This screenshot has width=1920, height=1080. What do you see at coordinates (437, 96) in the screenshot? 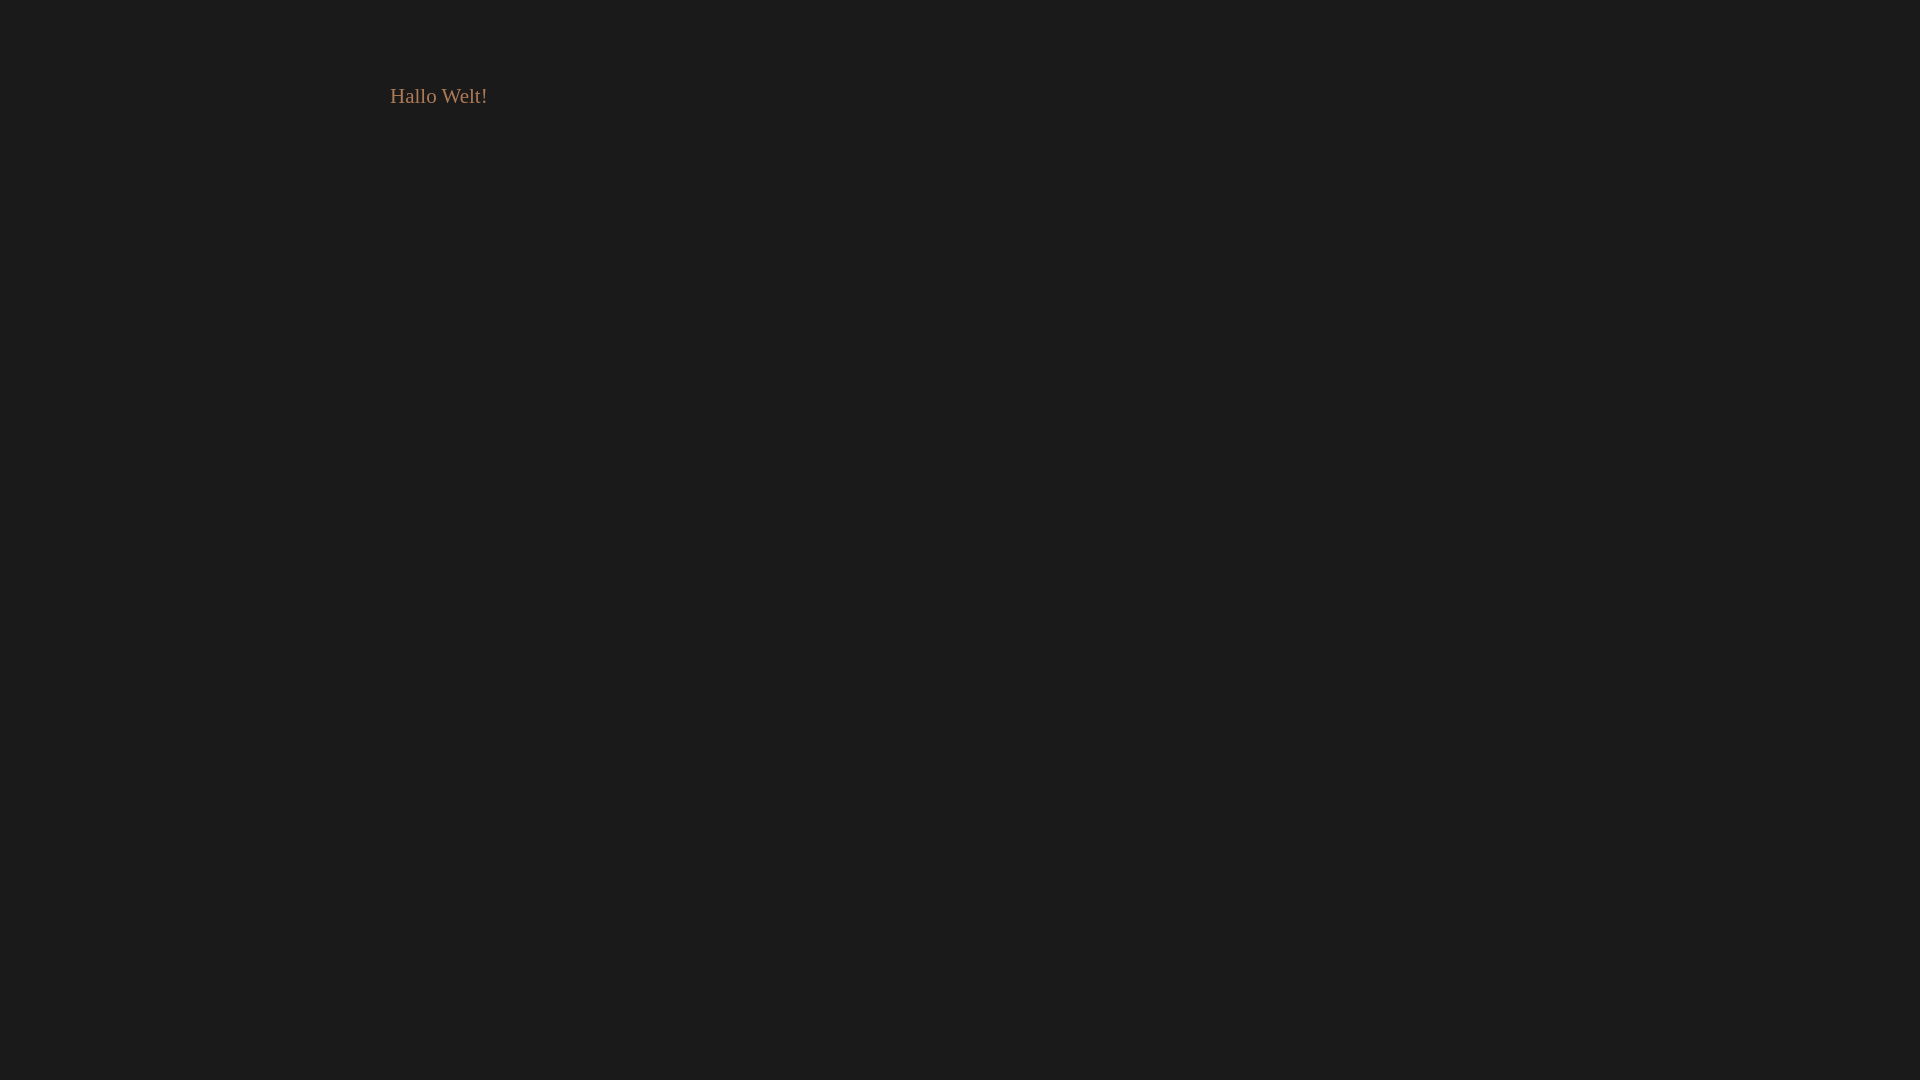
I see `'Hallo Welt!'` at bounding box center [437, 96].